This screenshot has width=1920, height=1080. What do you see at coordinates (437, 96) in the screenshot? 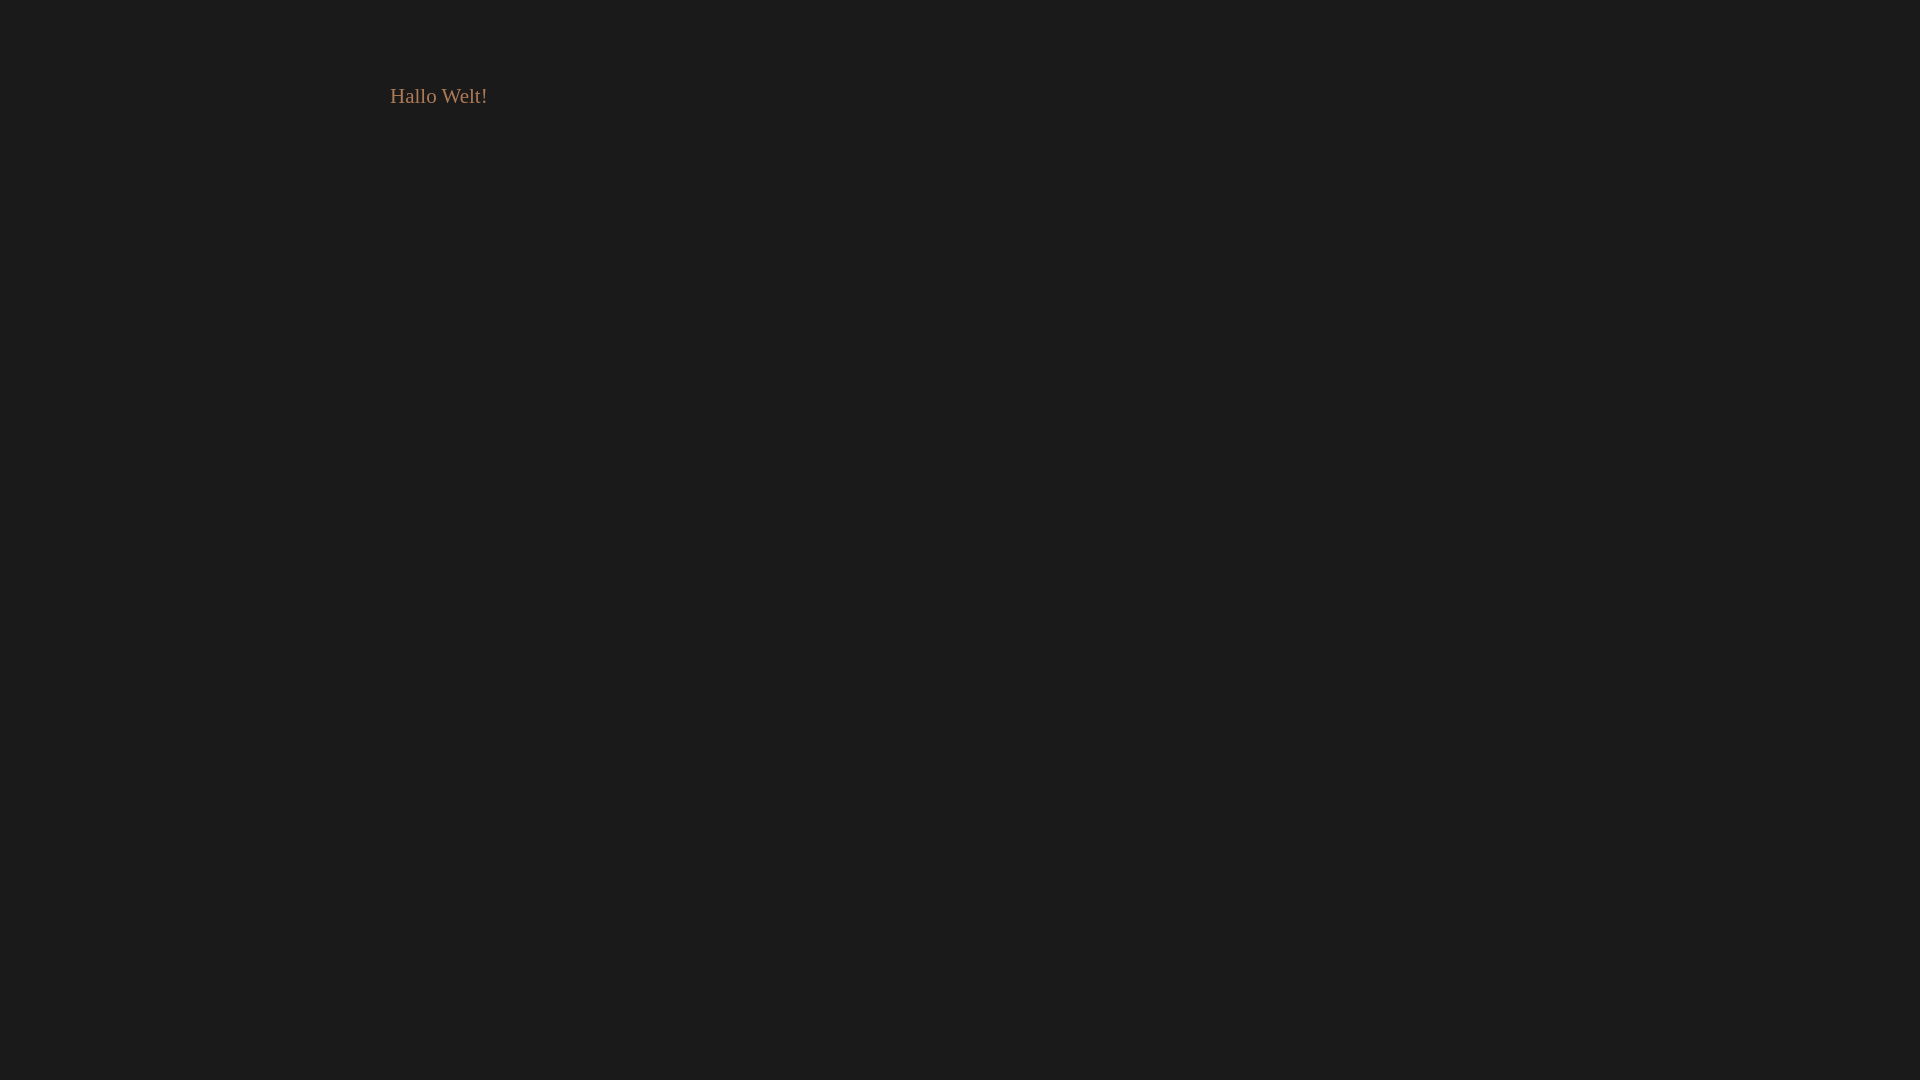
I see `'Hallo Welt!'` at bounding box center [437, 96].